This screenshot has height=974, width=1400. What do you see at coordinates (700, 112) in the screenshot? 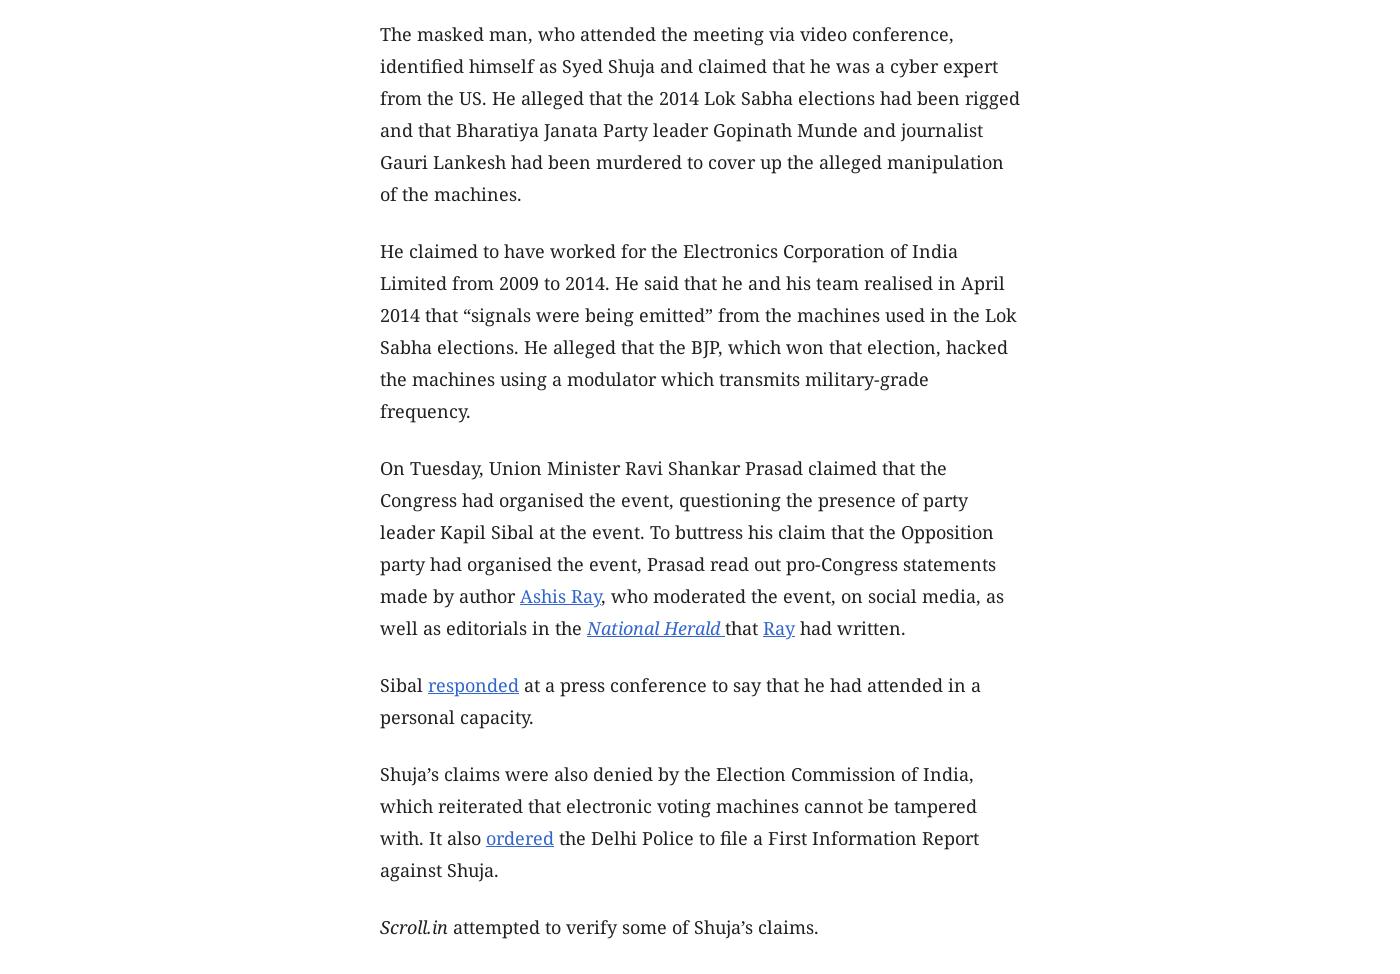
I see `'The masked man, who attended the meeting via video conference, identified himself as Syed Shuja and claimed that he was a cyber expert from the US. He  alleged that the 2014 Lok Sabha elections had been rigged and that Bharatiya Janata Party leader Gopinath Munde and journalist Gauri Lankesh had been murdered to cover up the alleged manipulation of the machines.'` at bounding box center [700, 112].